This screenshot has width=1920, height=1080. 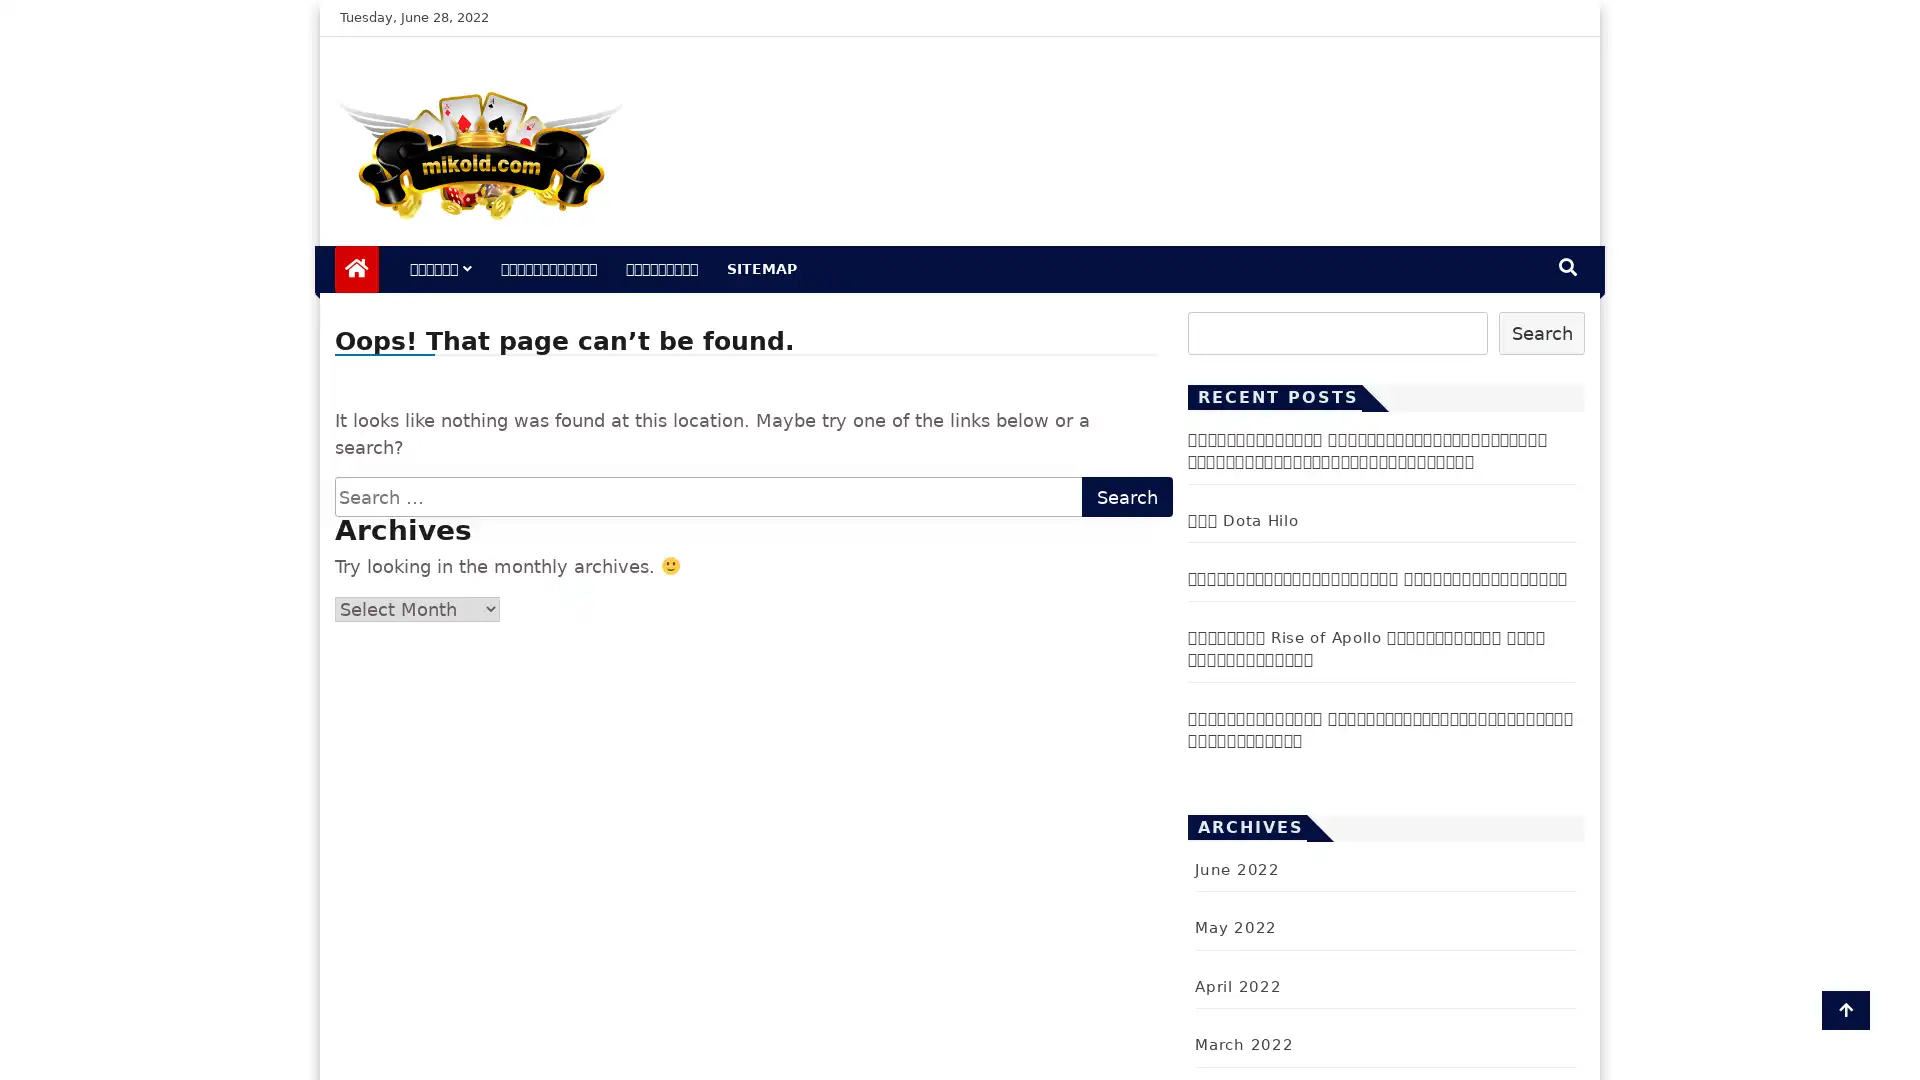 I want to click on Search, so click(x=1540, y=331).